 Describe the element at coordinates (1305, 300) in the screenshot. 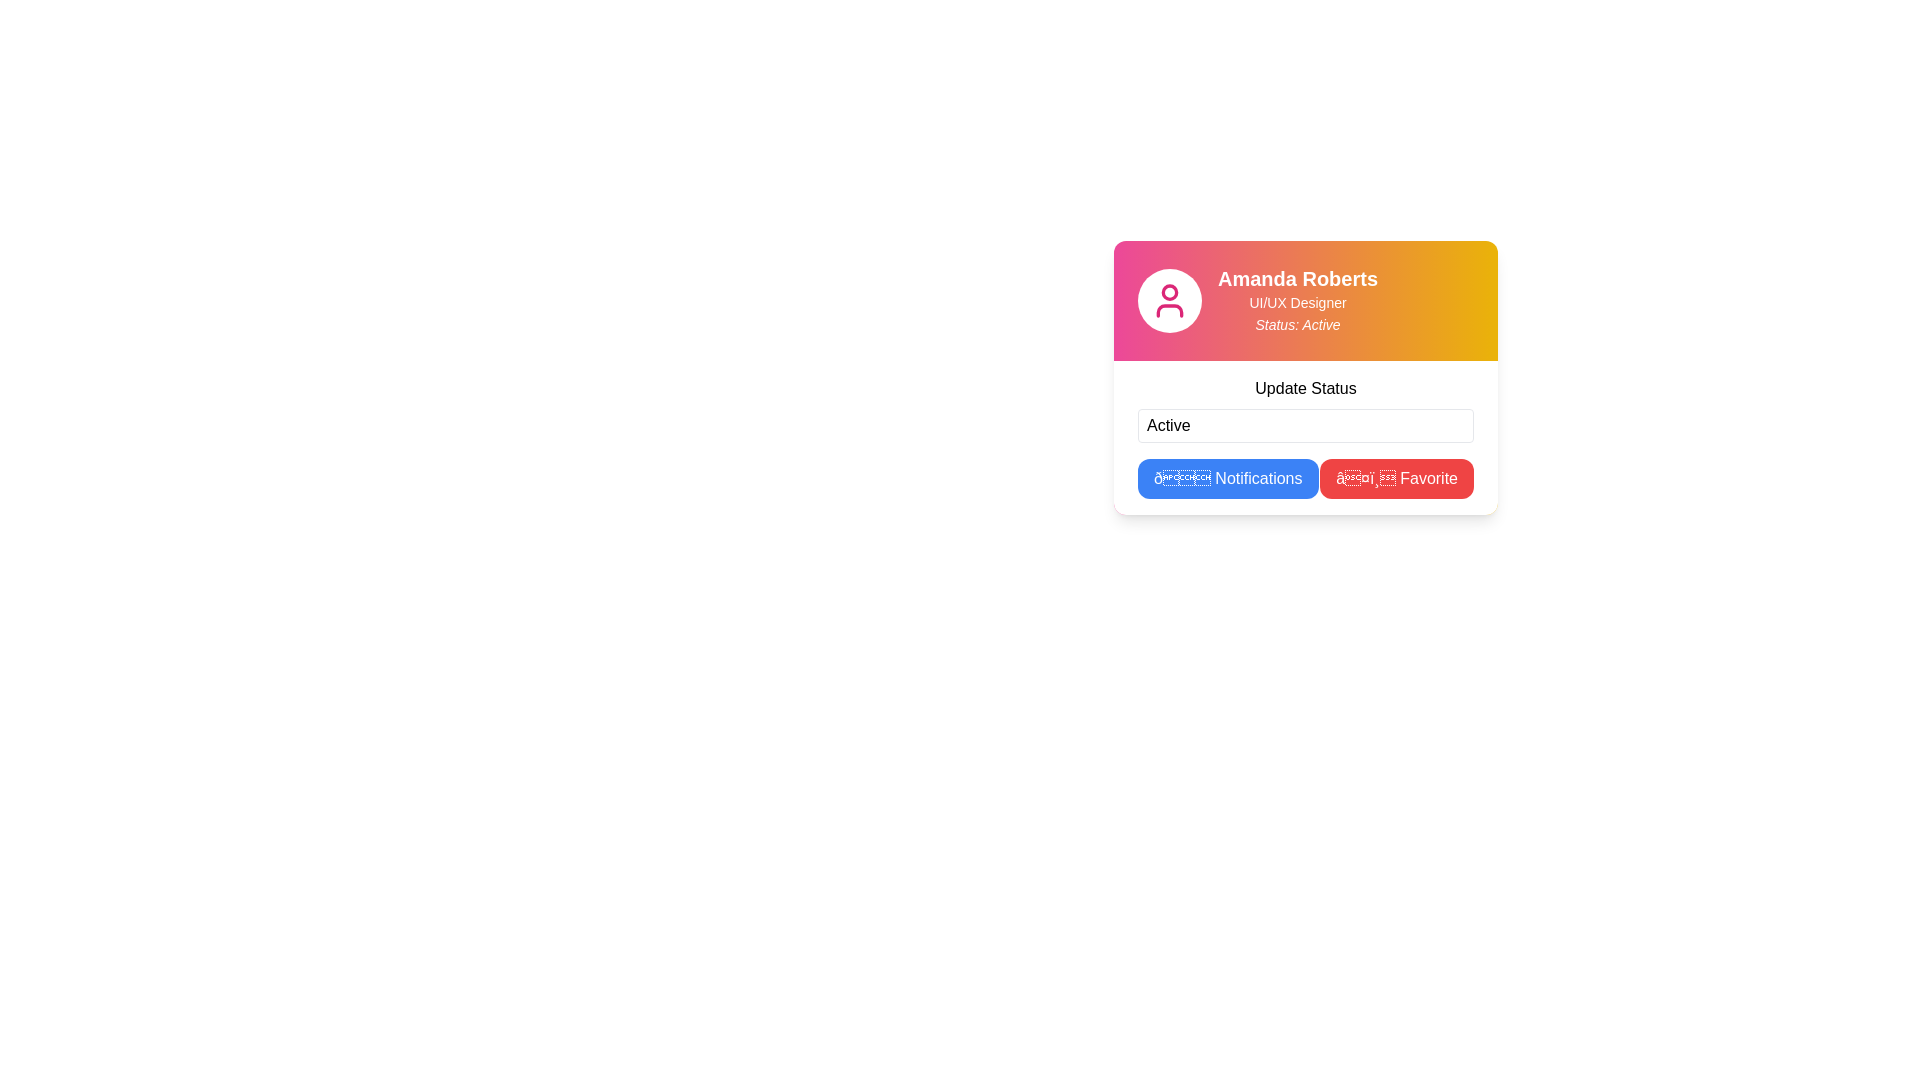

I see `the Profile header section that displays user information including name, role, and status, located at the top of the interface, above the 'Update Status' section` at that location.